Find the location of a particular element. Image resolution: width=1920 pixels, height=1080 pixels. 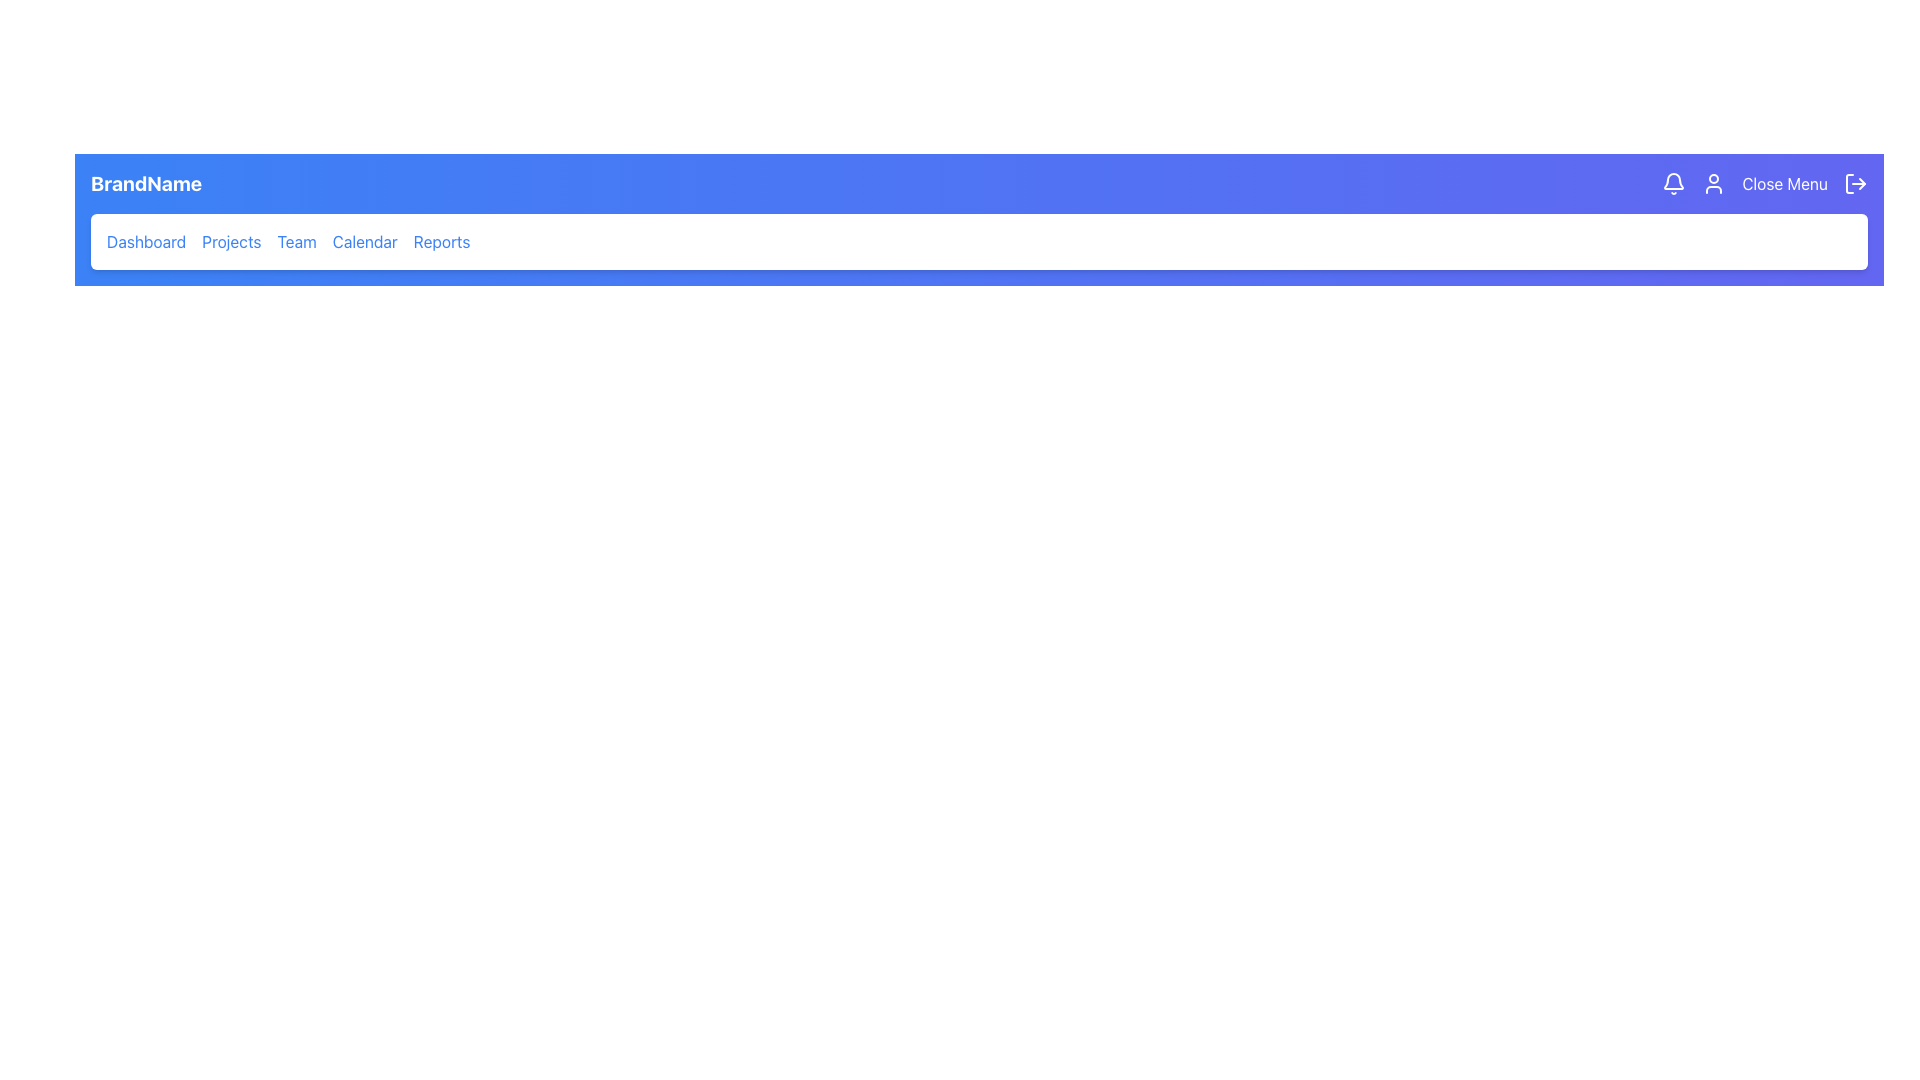

the 'Projects' navigation link in the horizontal menu is located at coordinates (231, 241).